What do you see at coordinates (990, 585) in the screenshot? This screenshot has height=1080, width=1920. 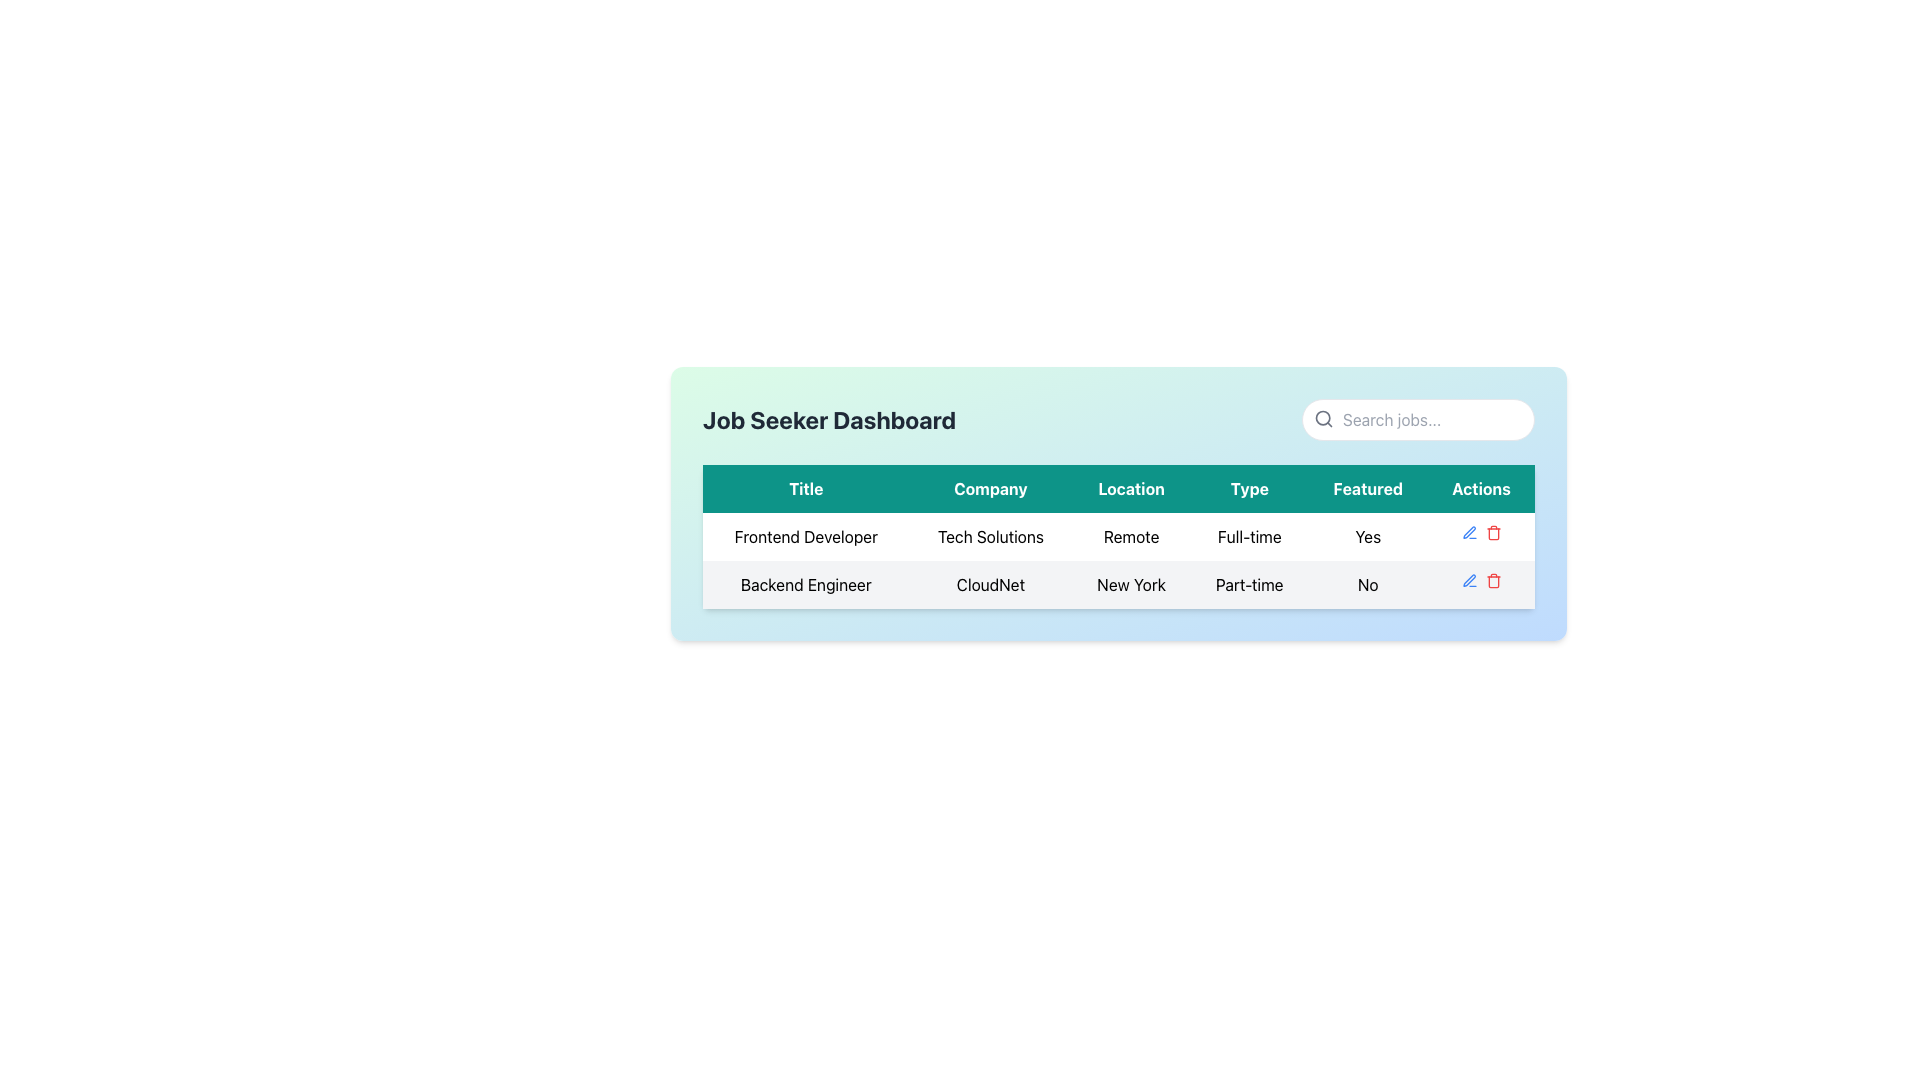 I see `the Text label displaying the company name associated with a job listing, located in the second row of the table under the 'Company' column` at bounding box center [990, 585].